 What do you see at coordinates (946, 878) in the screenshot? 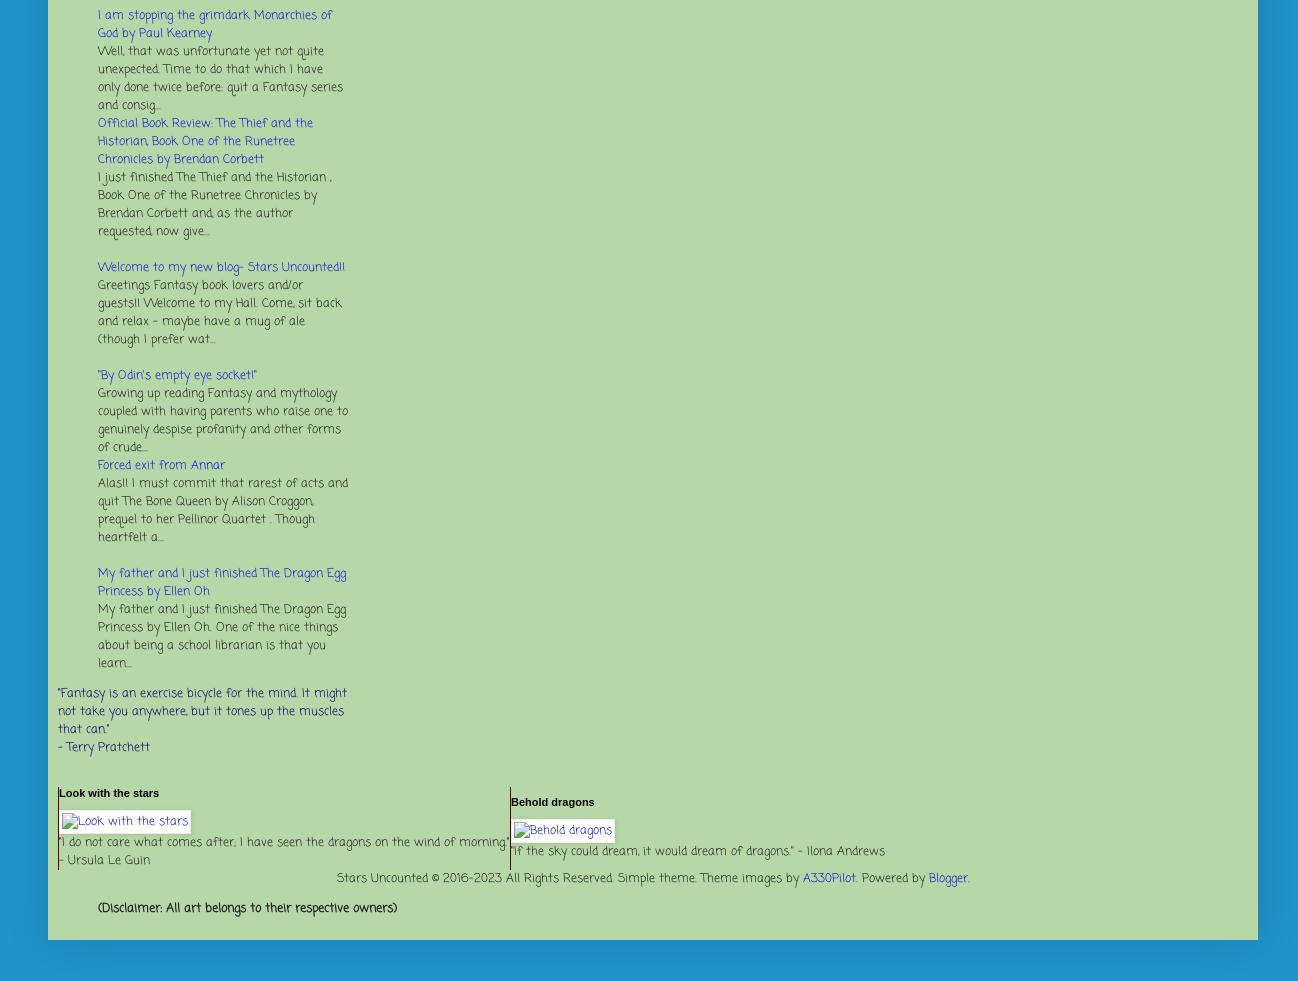
I see `'Blogger'` at bounding box center [946, 878].